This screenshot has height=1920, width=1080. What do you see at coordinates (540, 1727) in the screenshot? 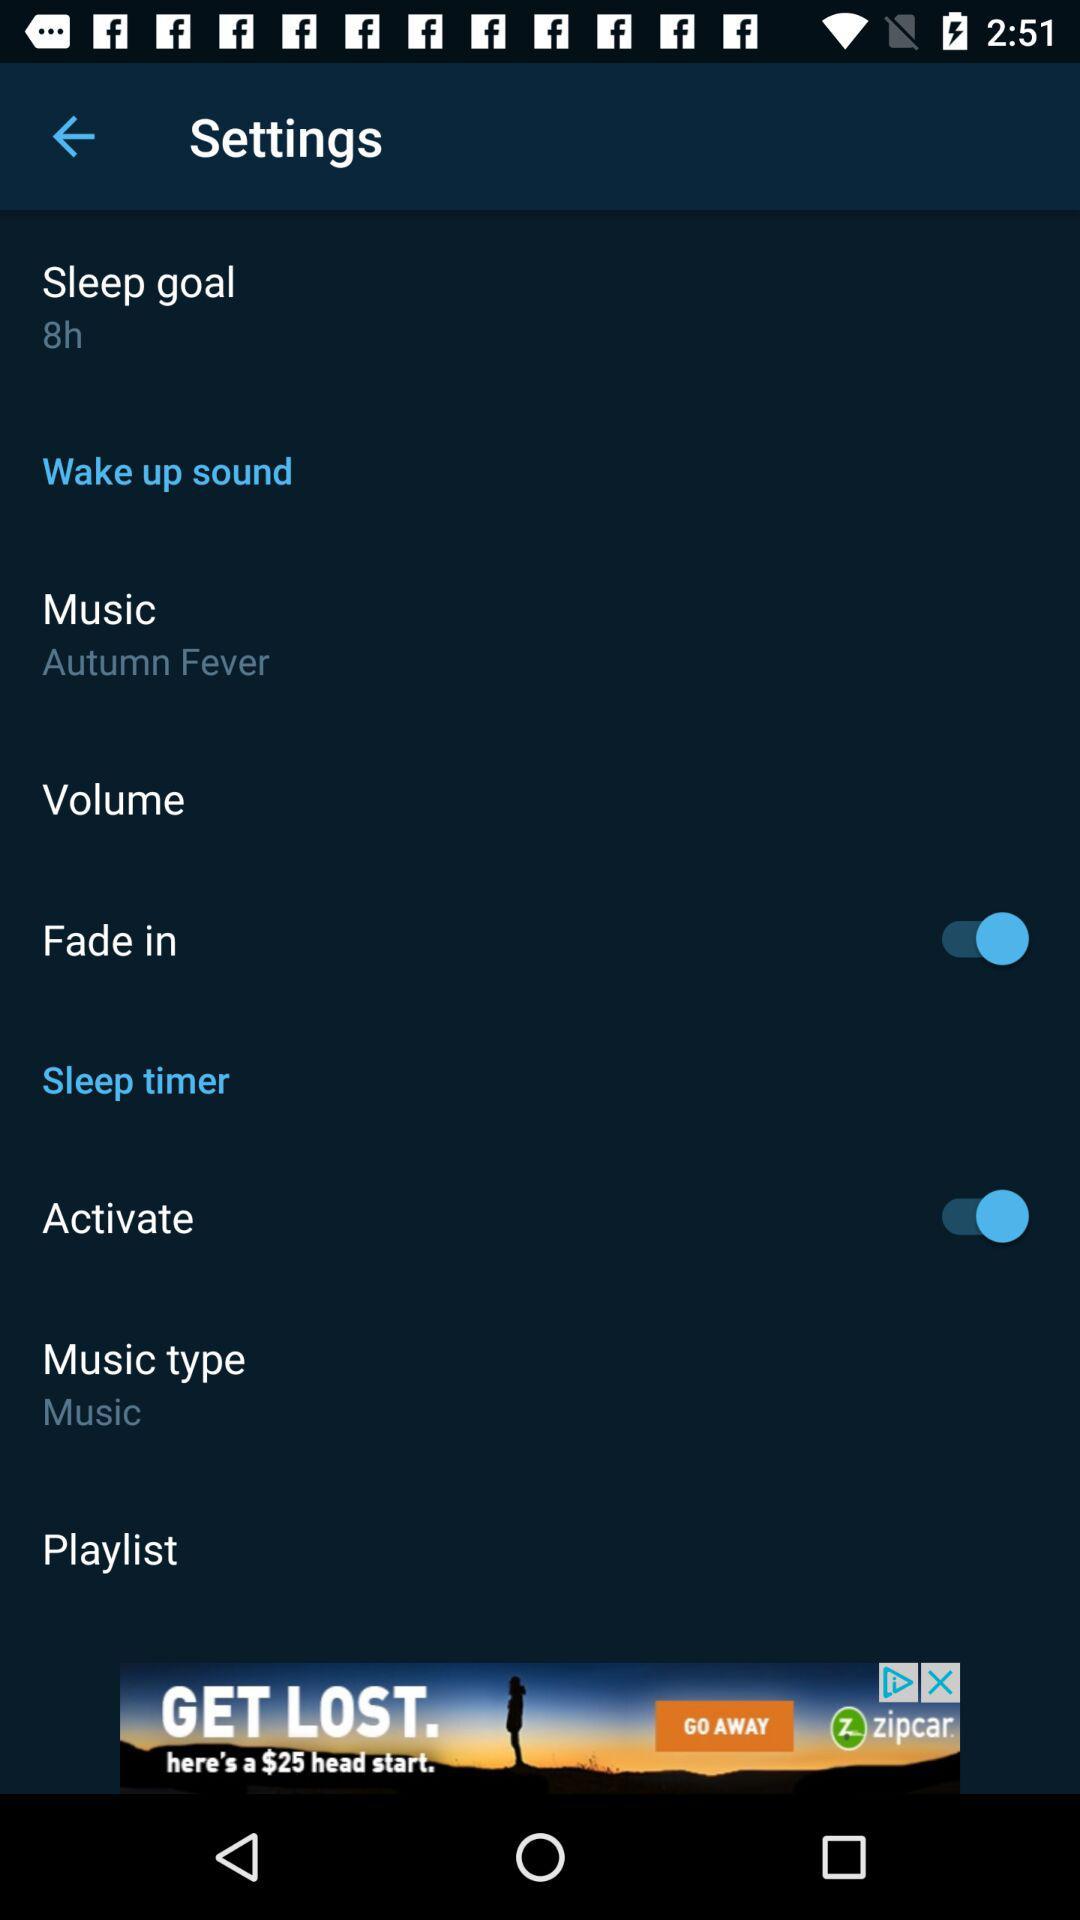
I see `advertisement` at bounding box center [540, 1727].